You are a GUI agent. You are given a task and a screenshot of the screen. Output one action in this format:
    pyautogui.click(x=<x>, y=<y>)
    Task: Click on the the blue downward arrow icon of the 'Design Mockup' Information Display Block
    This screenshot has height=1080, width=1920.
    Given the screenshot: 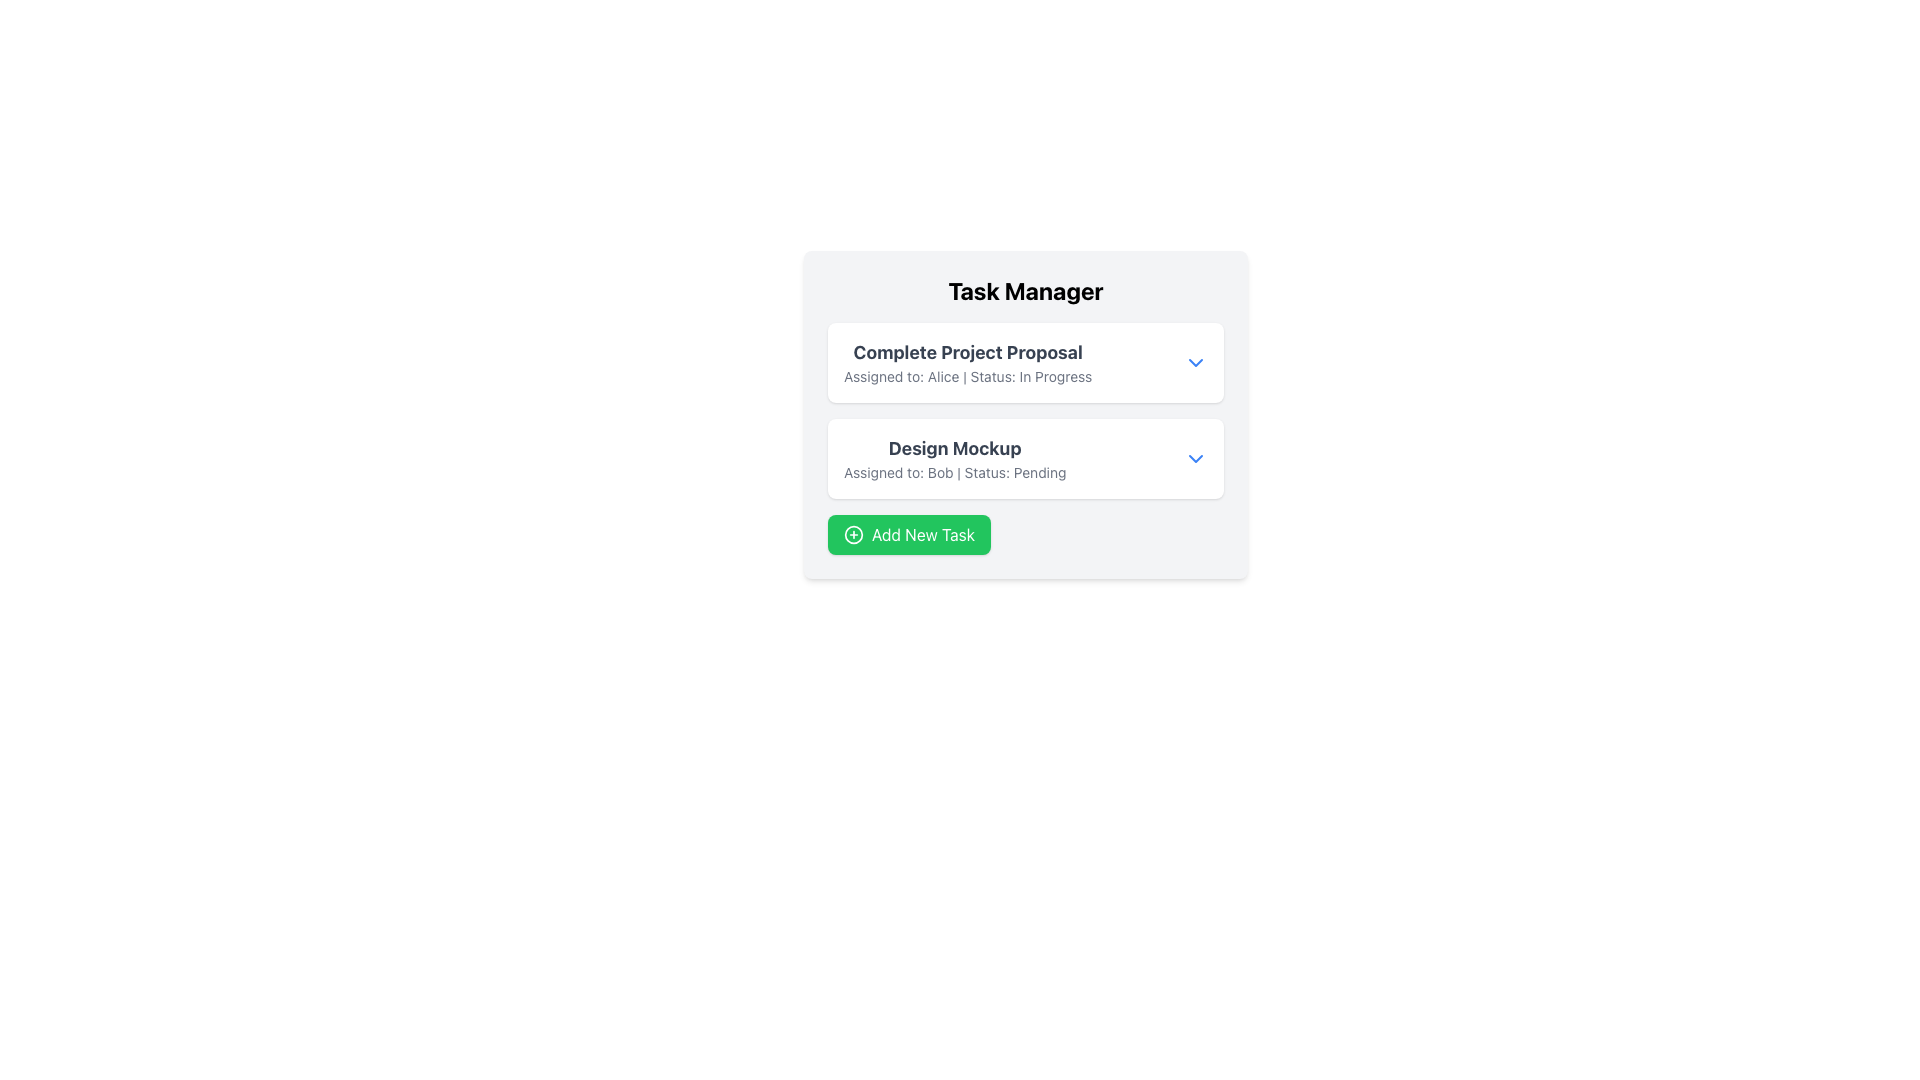 What is the action you would take?
    pyautogui.click(x=1026, y=459)
    